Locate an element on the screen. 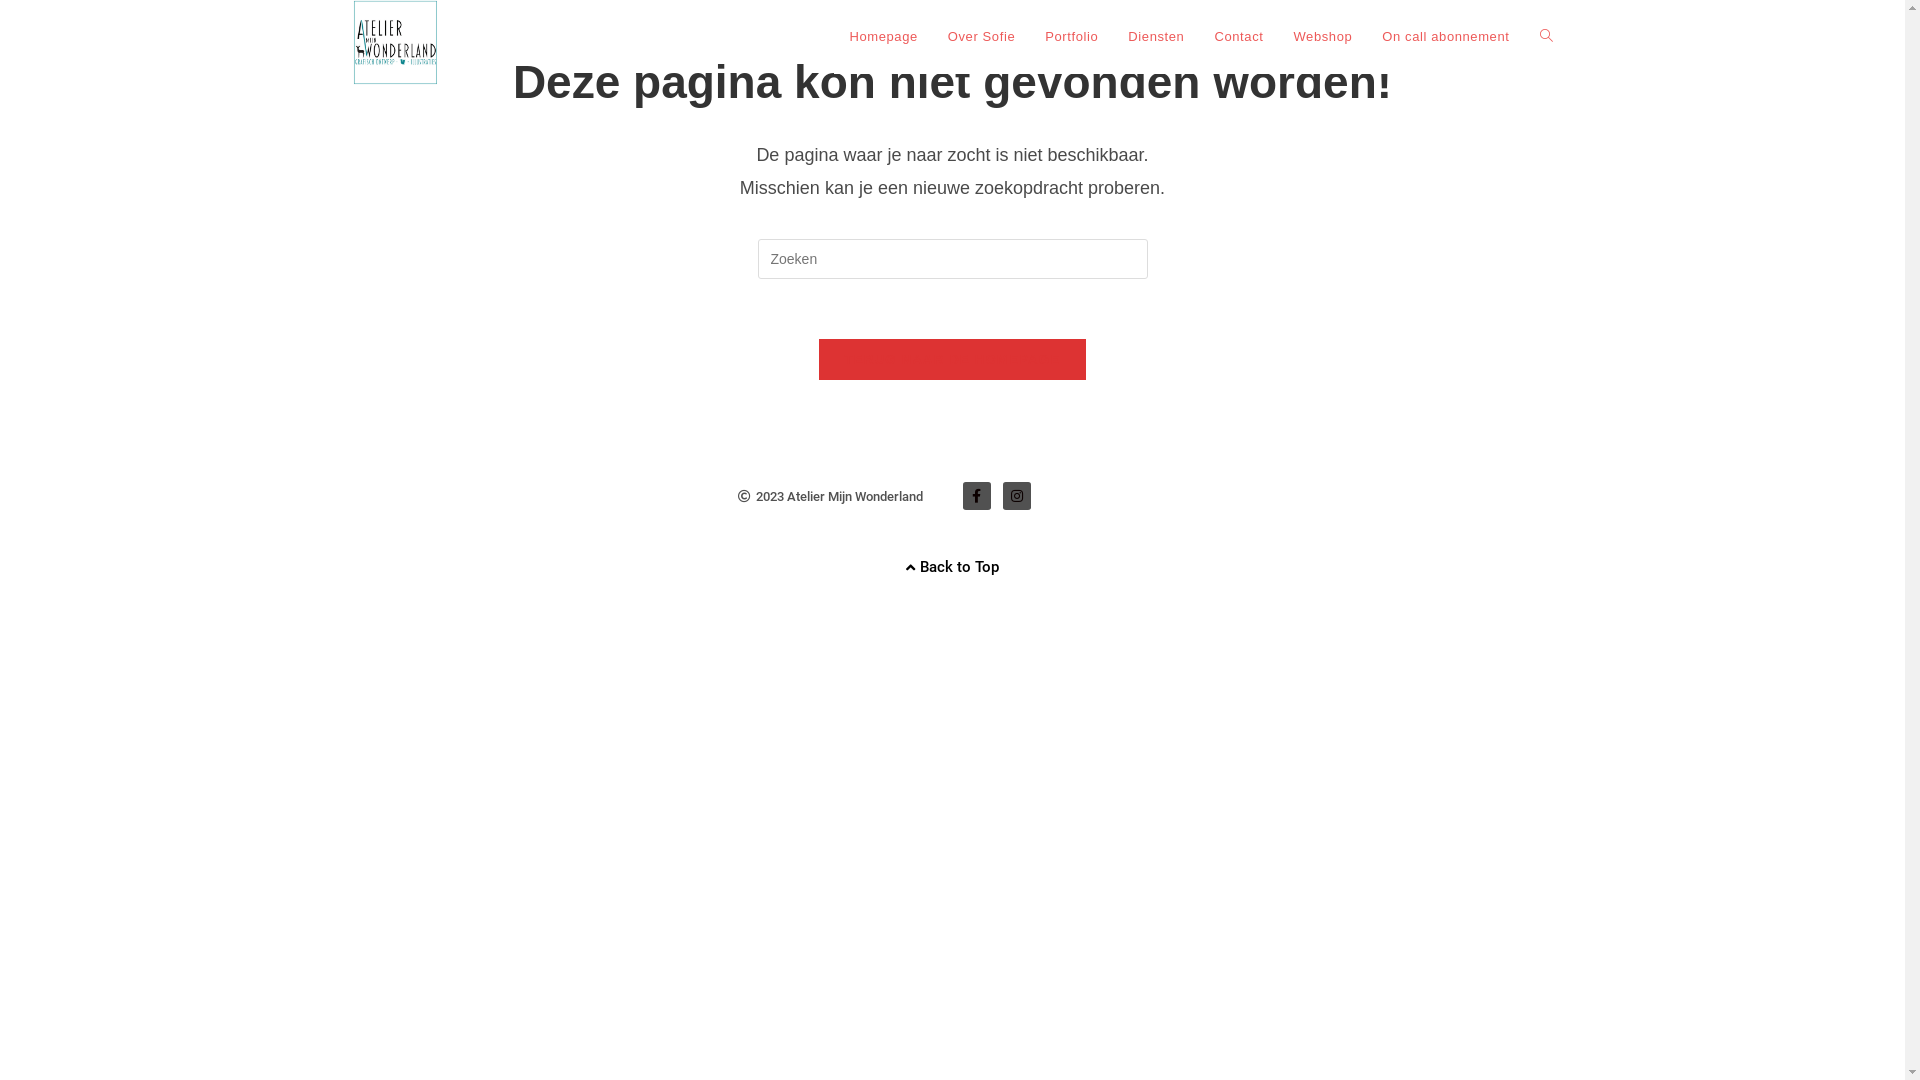  'Back to Top' is located at coordinates (951, 567).